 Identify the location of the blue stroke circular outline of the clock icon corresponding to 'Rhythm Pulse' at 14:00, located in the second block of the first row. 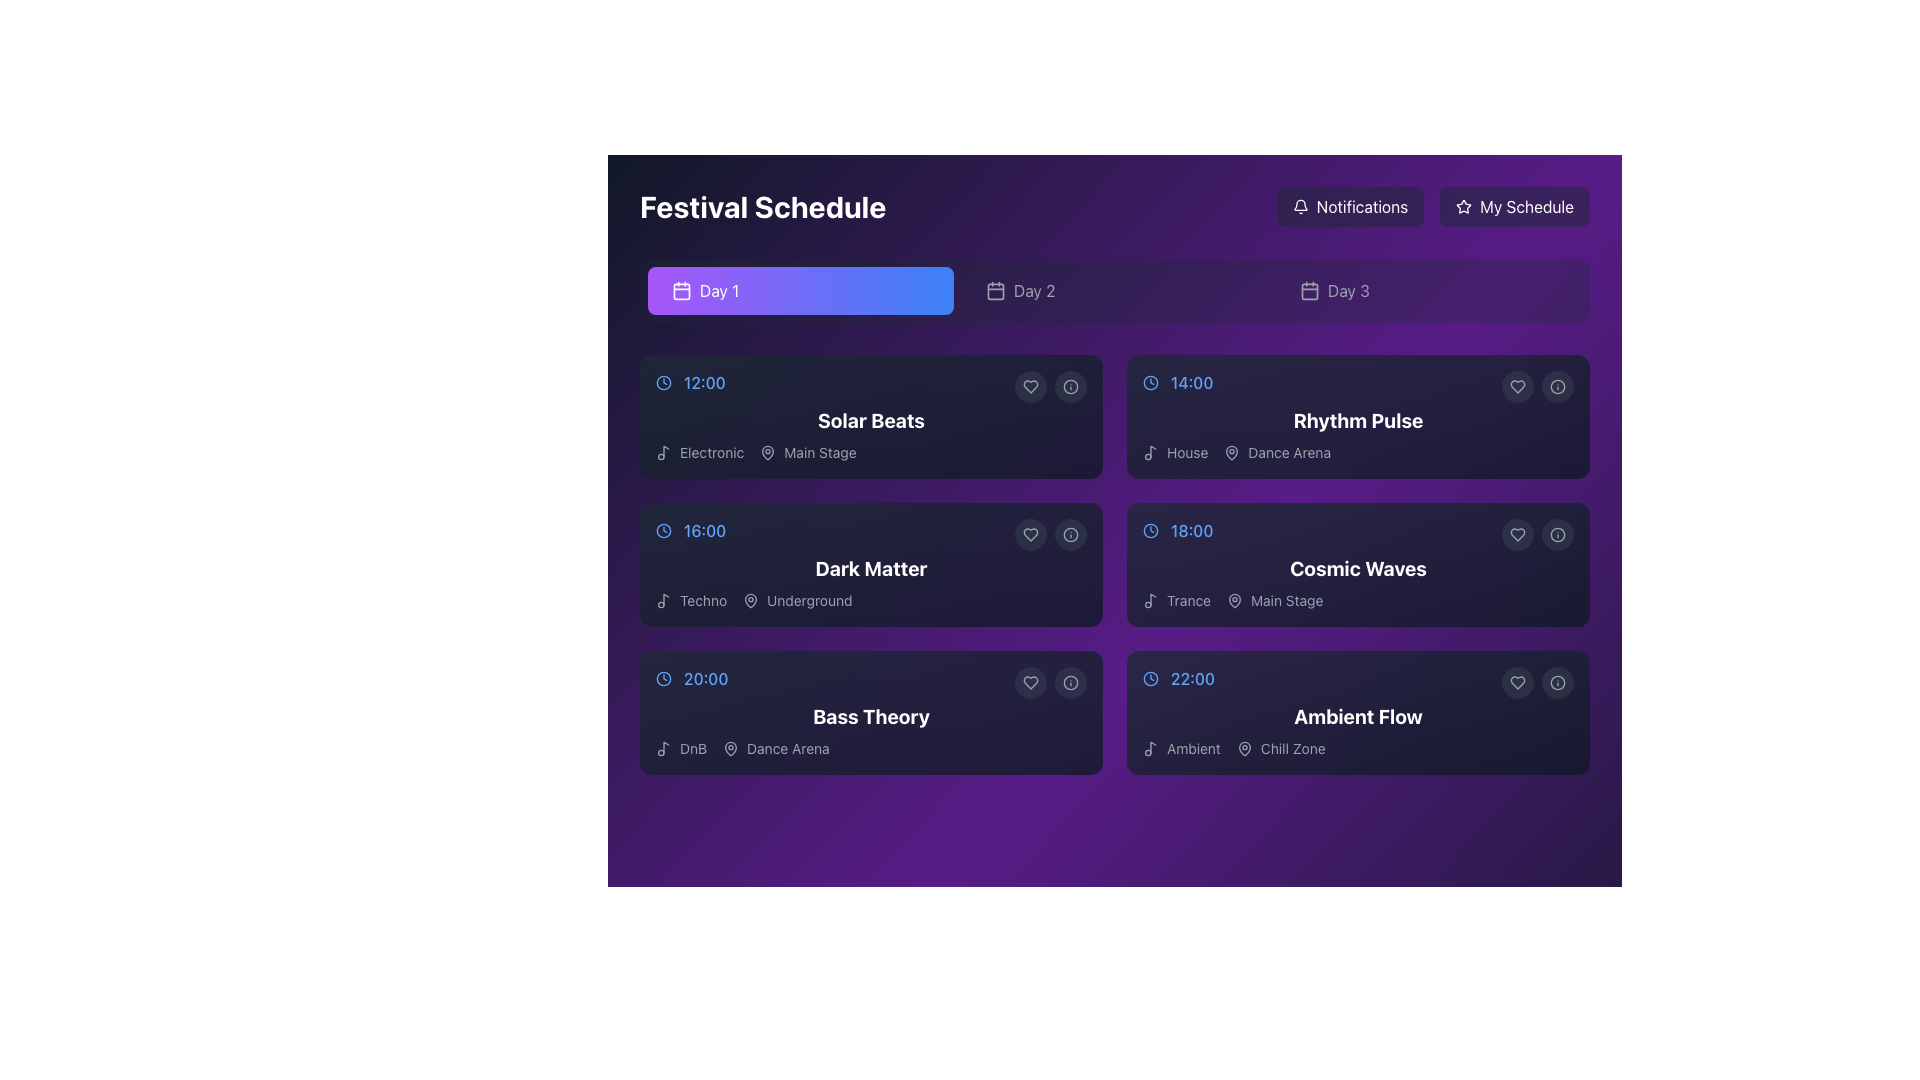
(1151, 382).